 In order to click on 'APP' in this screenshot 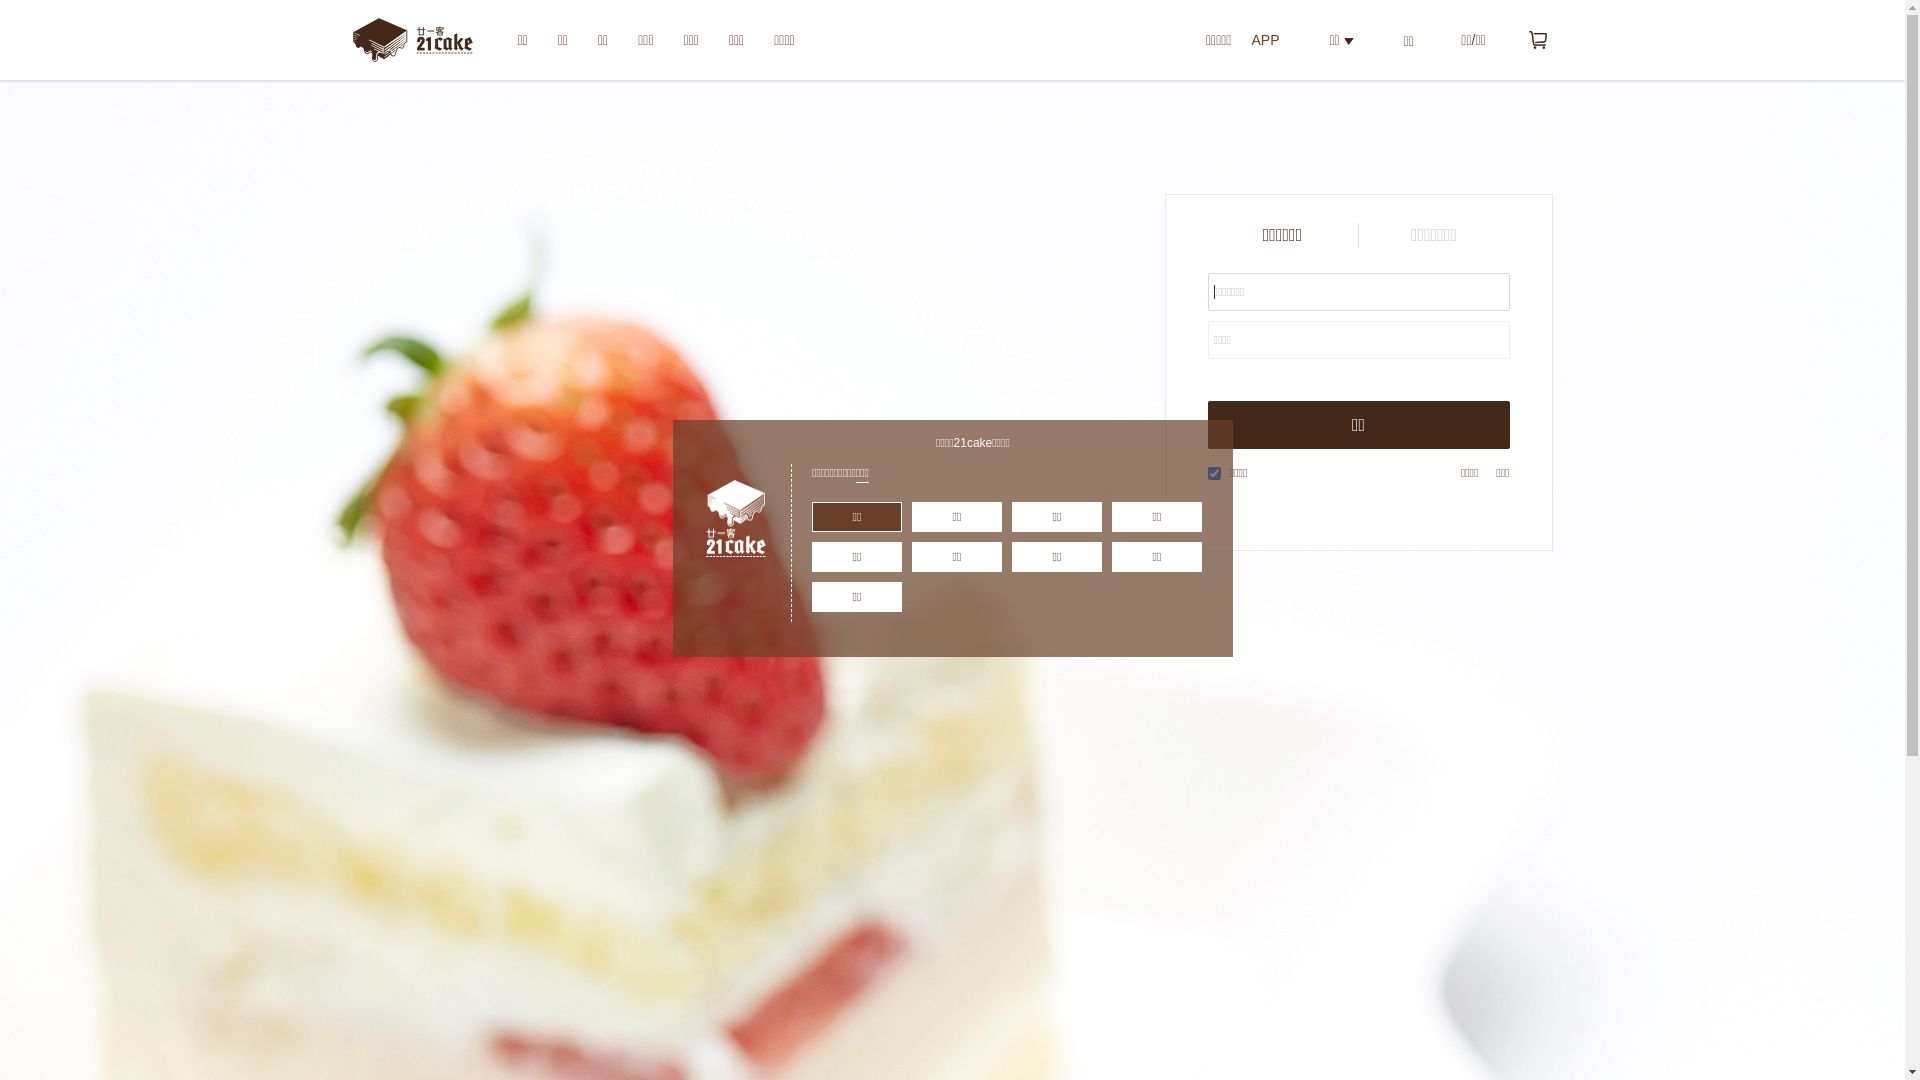, I will do `click(1264, 39)`.